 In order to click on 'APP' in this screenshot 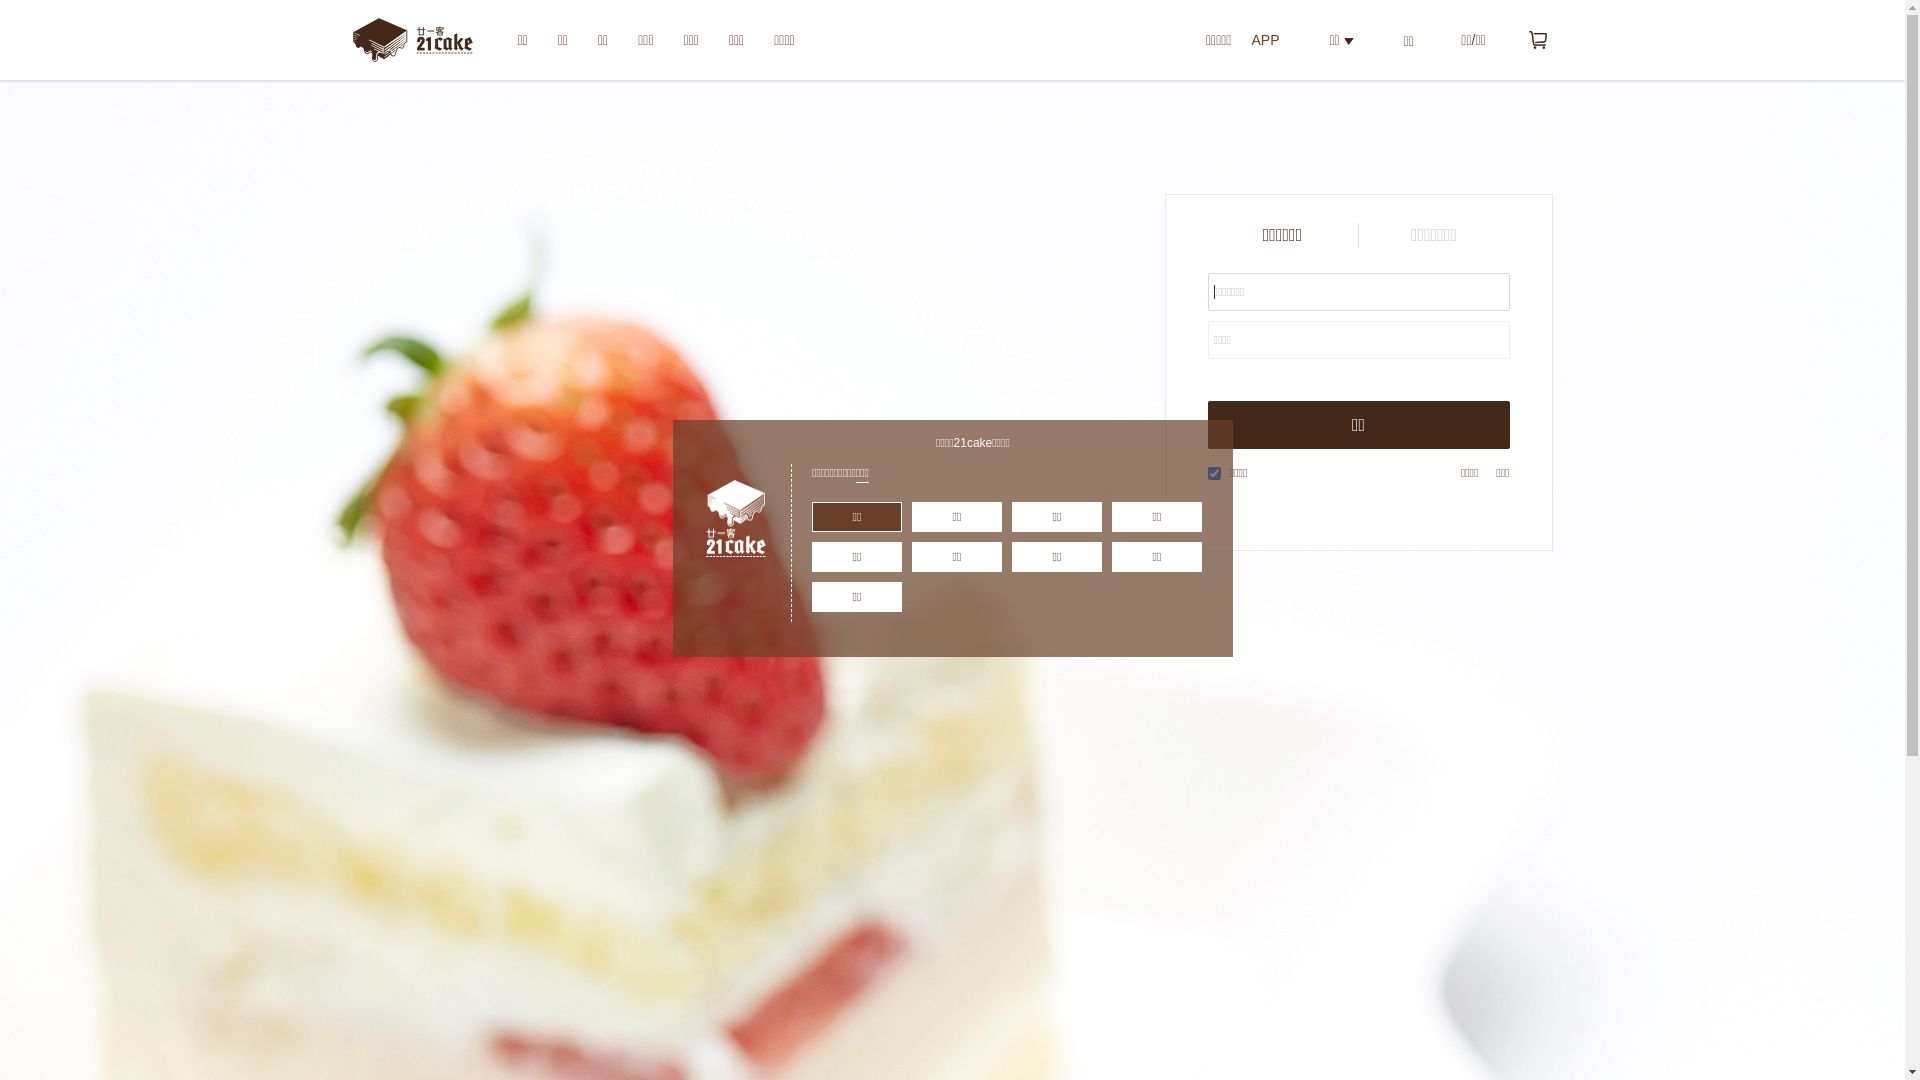, I will do `click(1264, 39)`.